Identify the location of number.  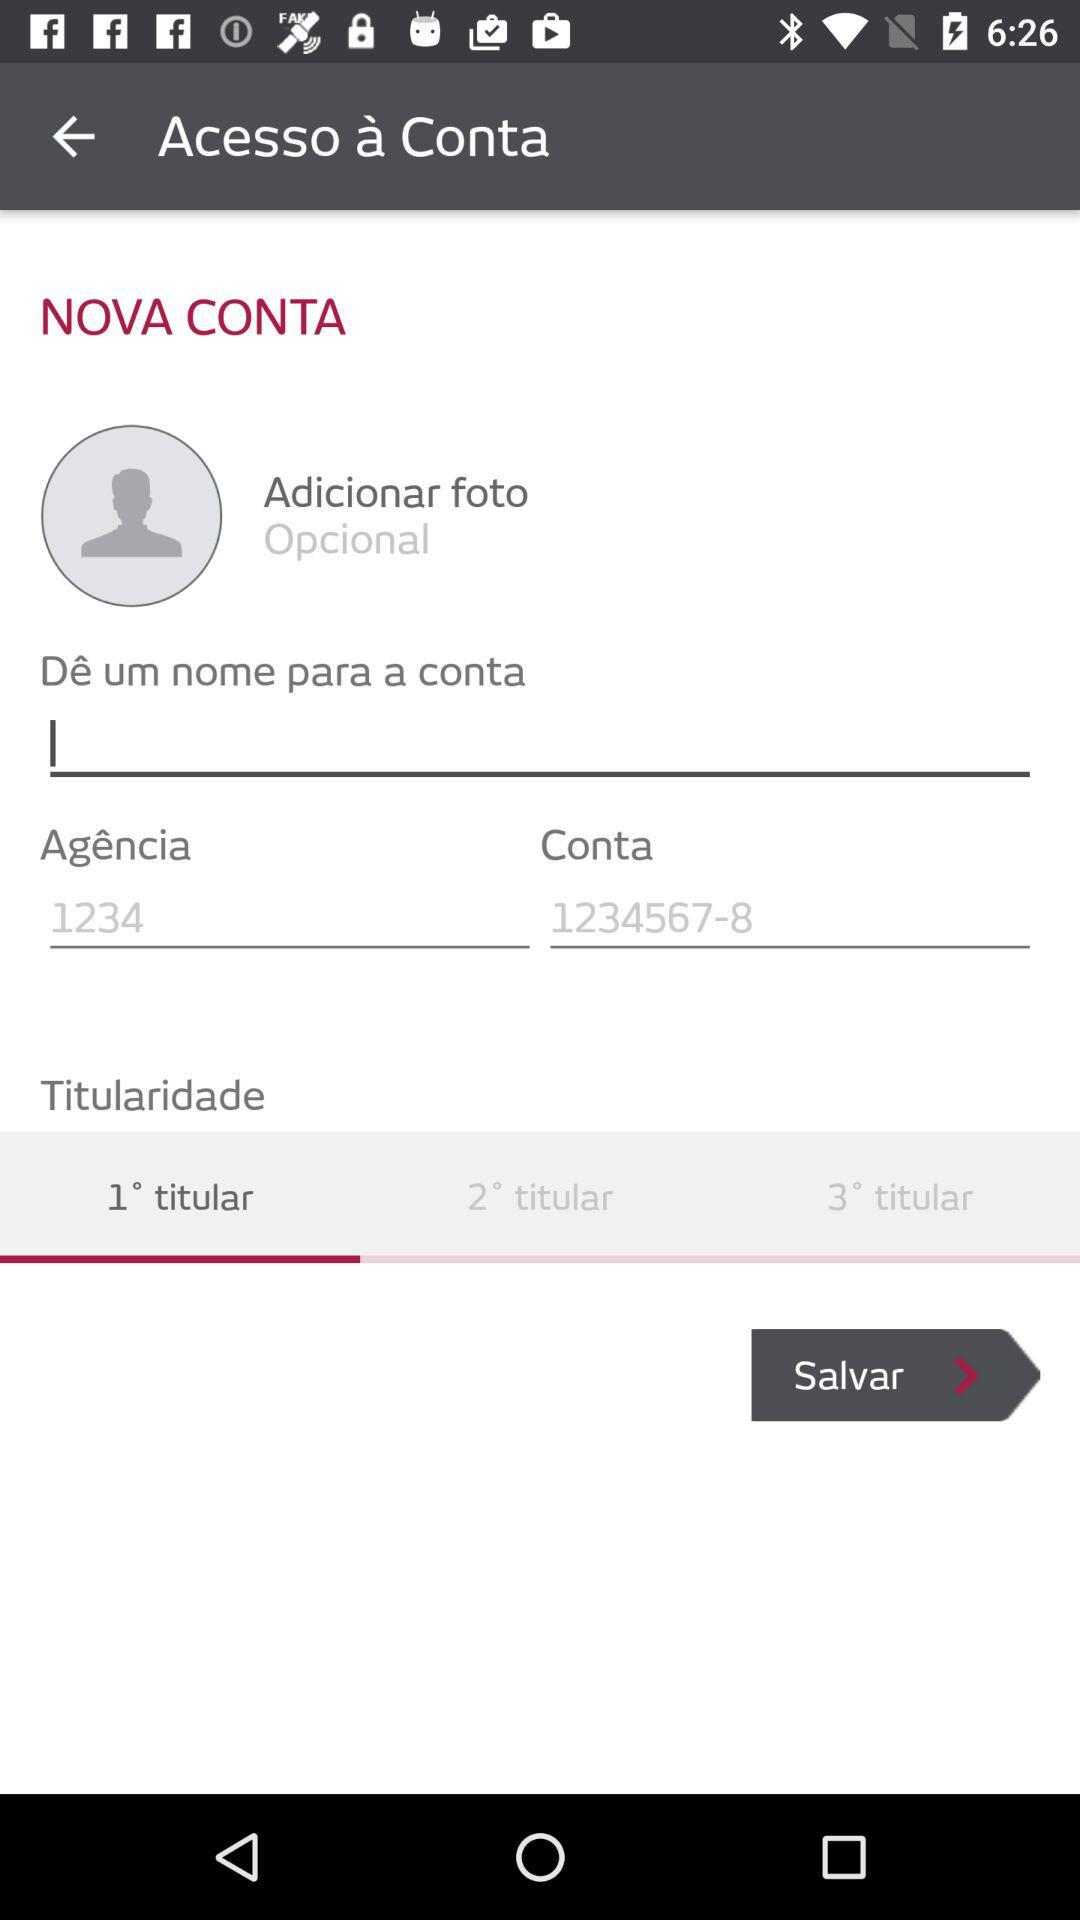
(789, 917).